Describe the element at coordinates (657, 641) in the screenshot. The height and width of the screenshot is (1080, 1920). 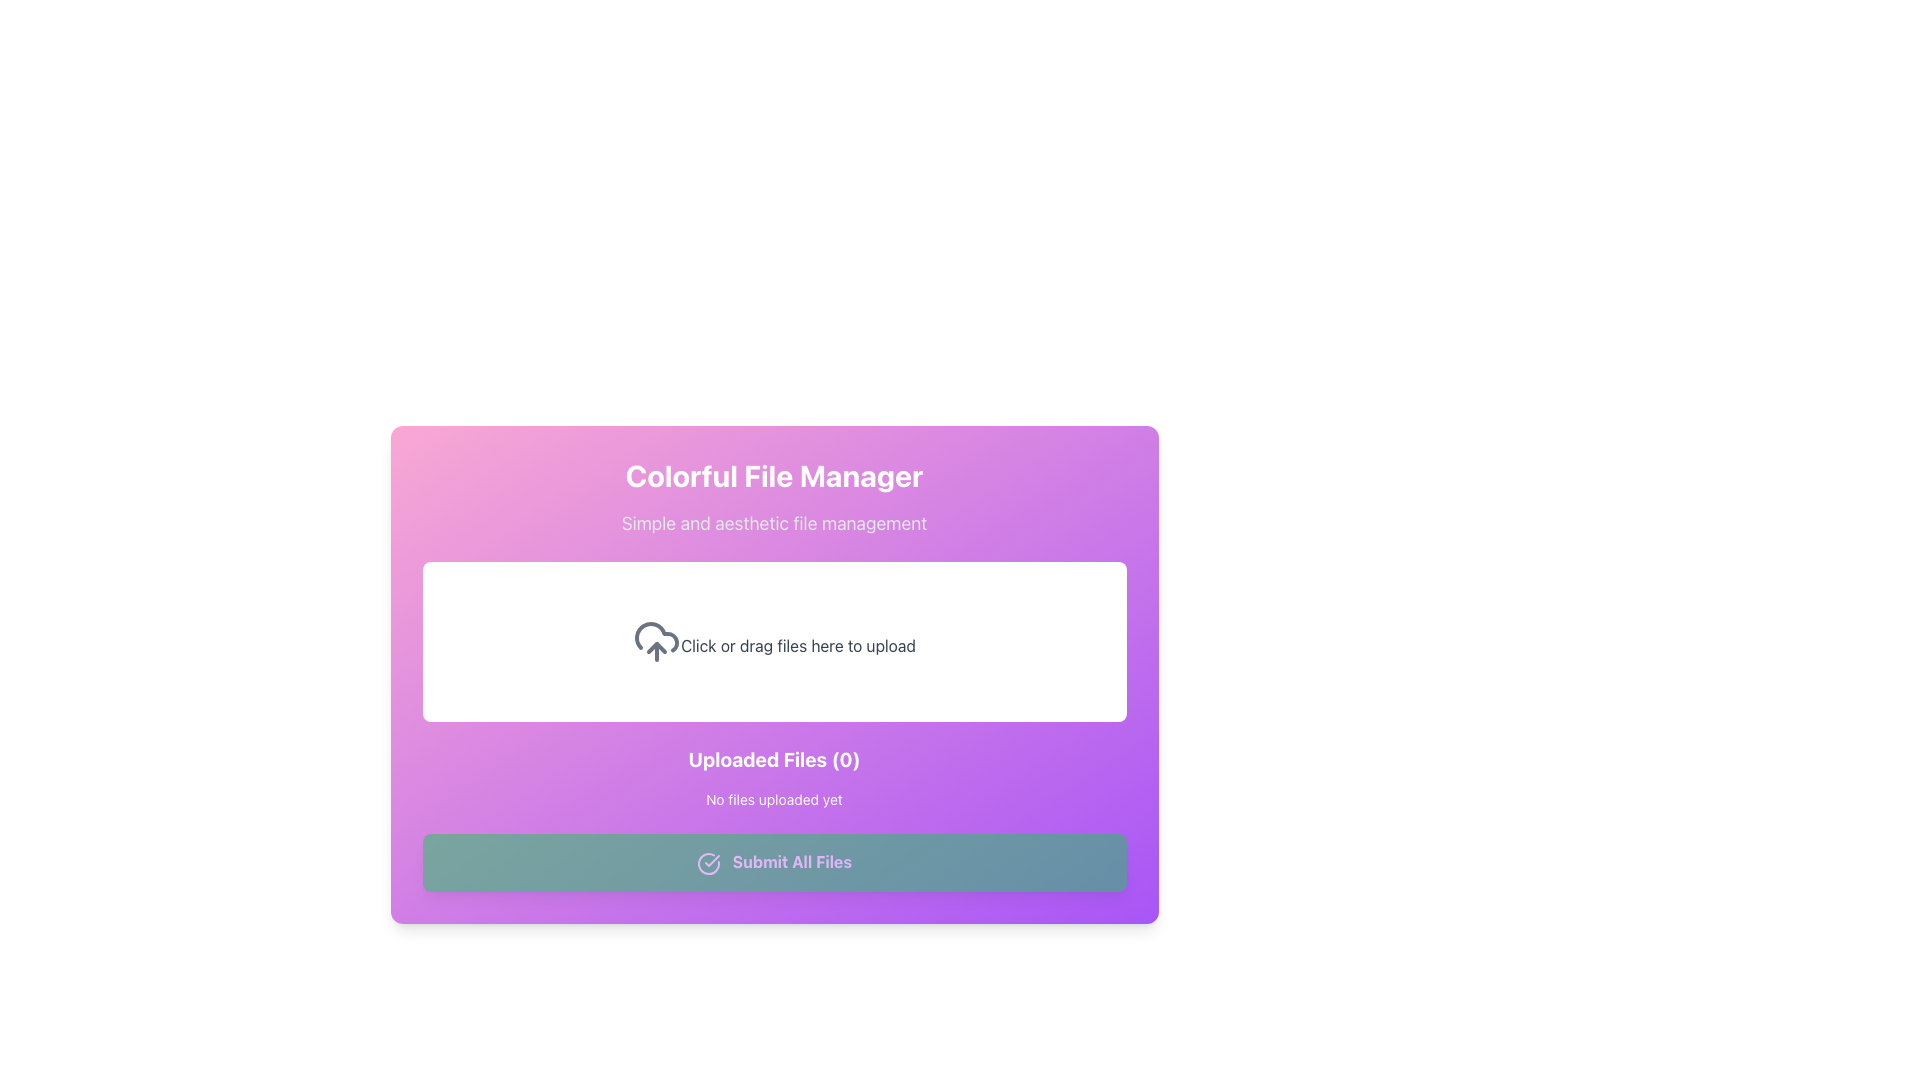
I see `the upload icon that visually represents the upload action, which is positioned slightly to the left of the text 'Click or drag files here to upload'` at that location.